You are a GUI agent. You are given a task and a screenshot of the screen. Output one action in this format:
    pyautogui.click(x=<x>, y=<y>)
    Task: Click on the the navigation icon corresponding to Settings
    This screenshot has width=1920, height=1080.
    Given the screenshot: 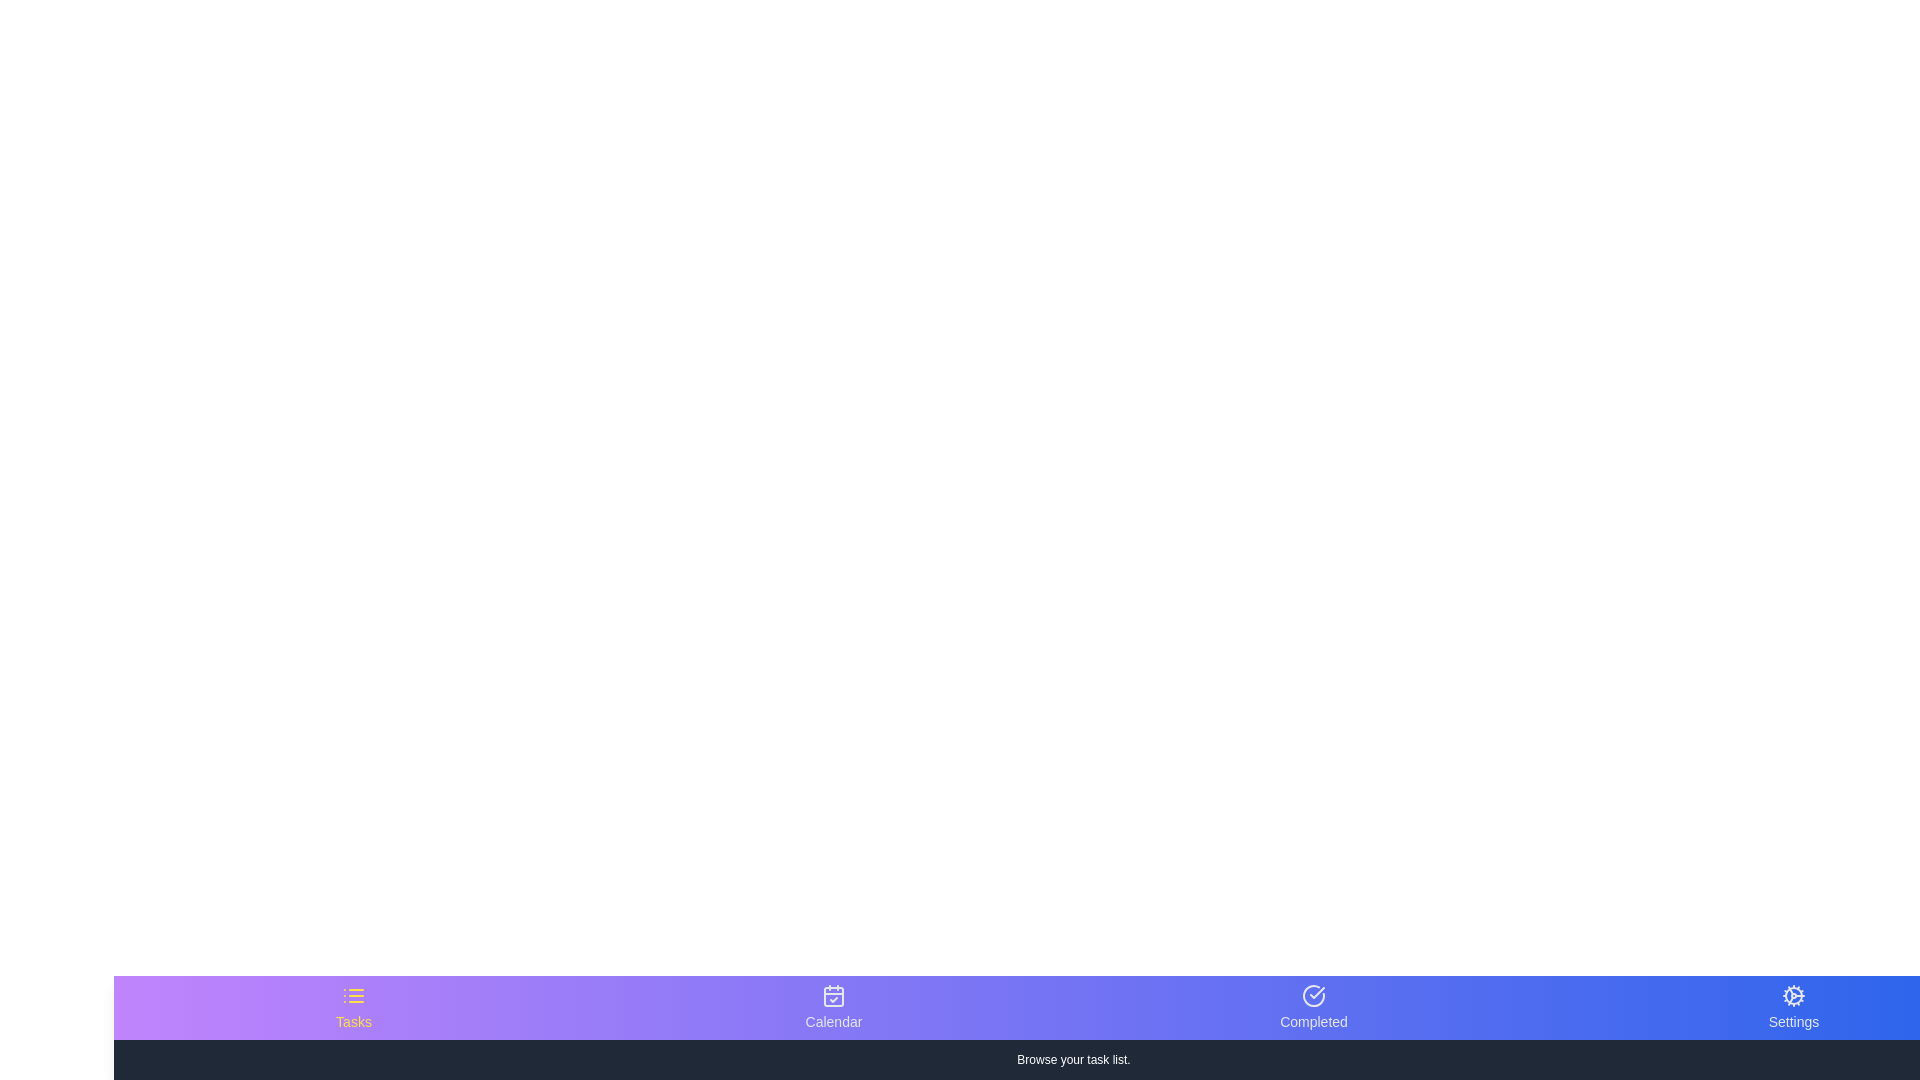 What is the action you would take?
    pyautogui.click(x=1794, y=1007)
    